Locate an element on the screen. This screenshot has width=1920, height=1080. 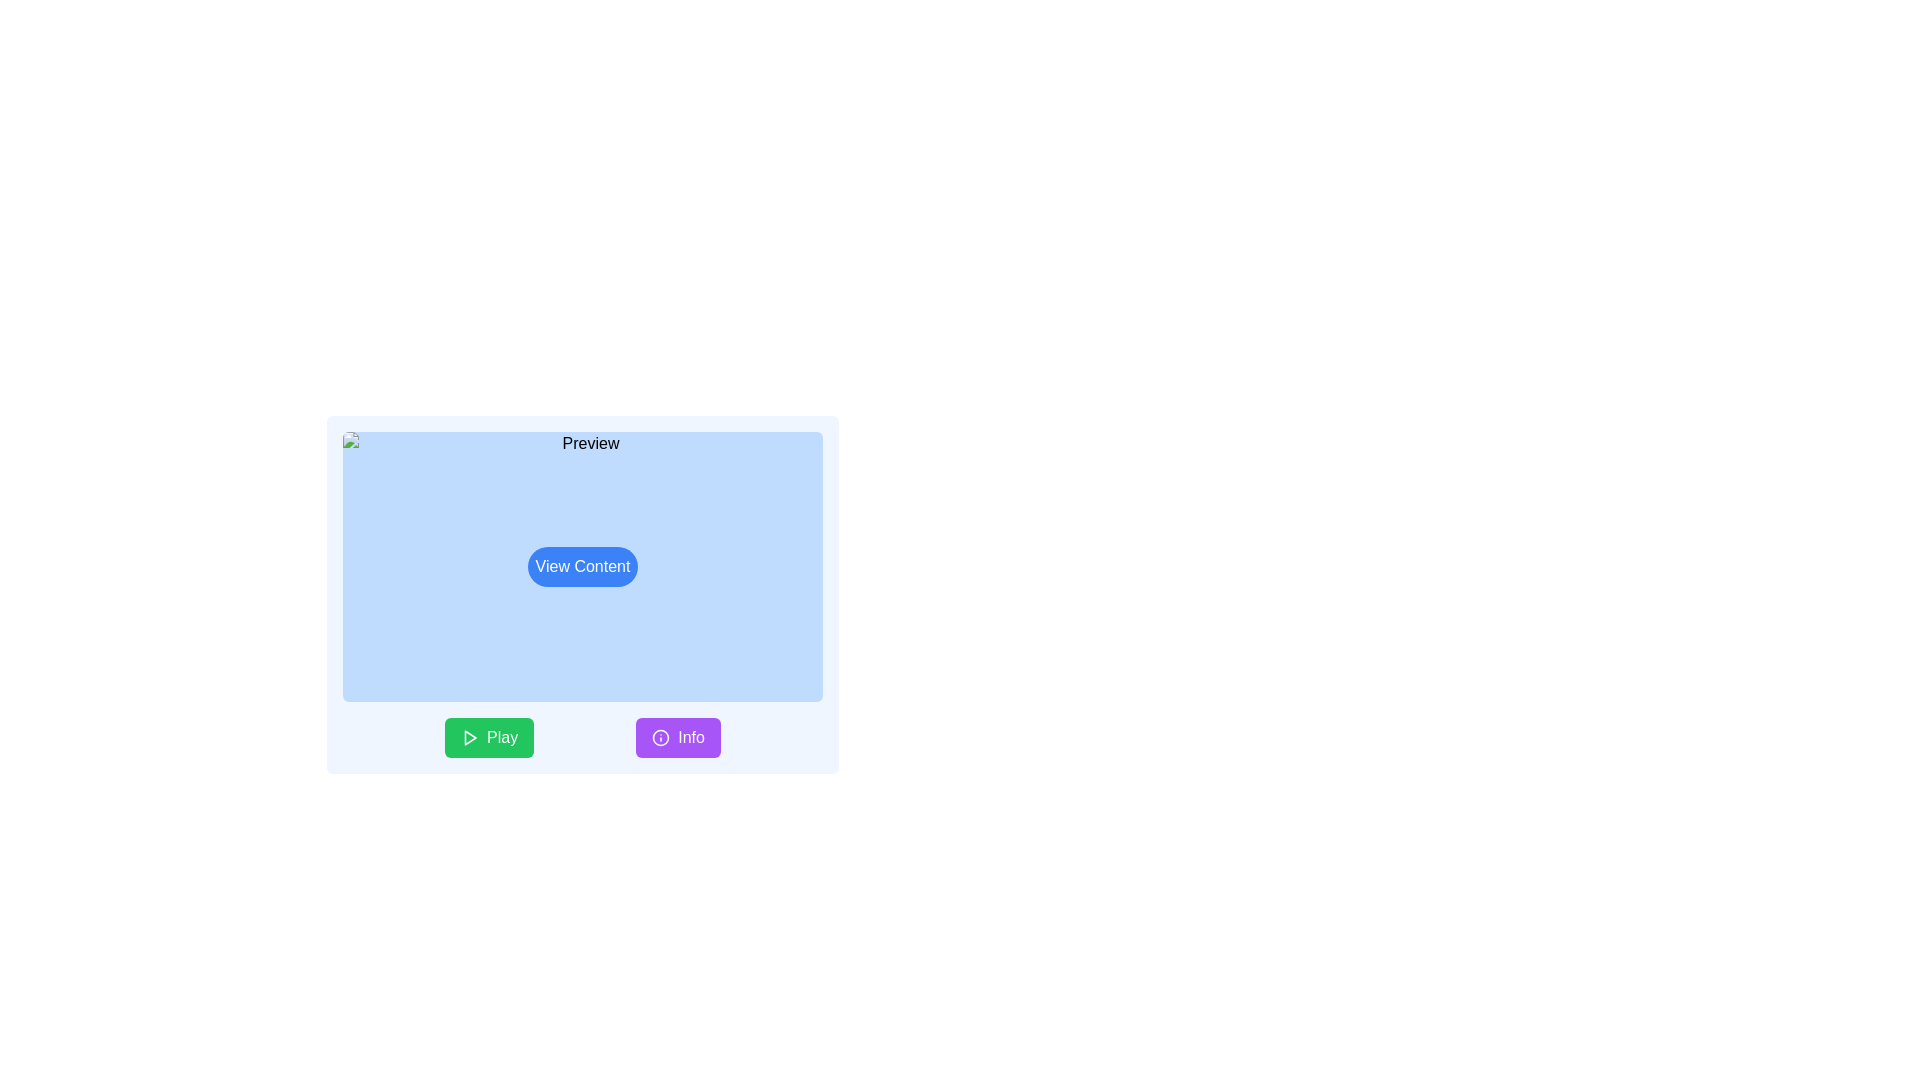
the purple button with rounded corners labeled 'Info' is located at coordinates (678, 737).